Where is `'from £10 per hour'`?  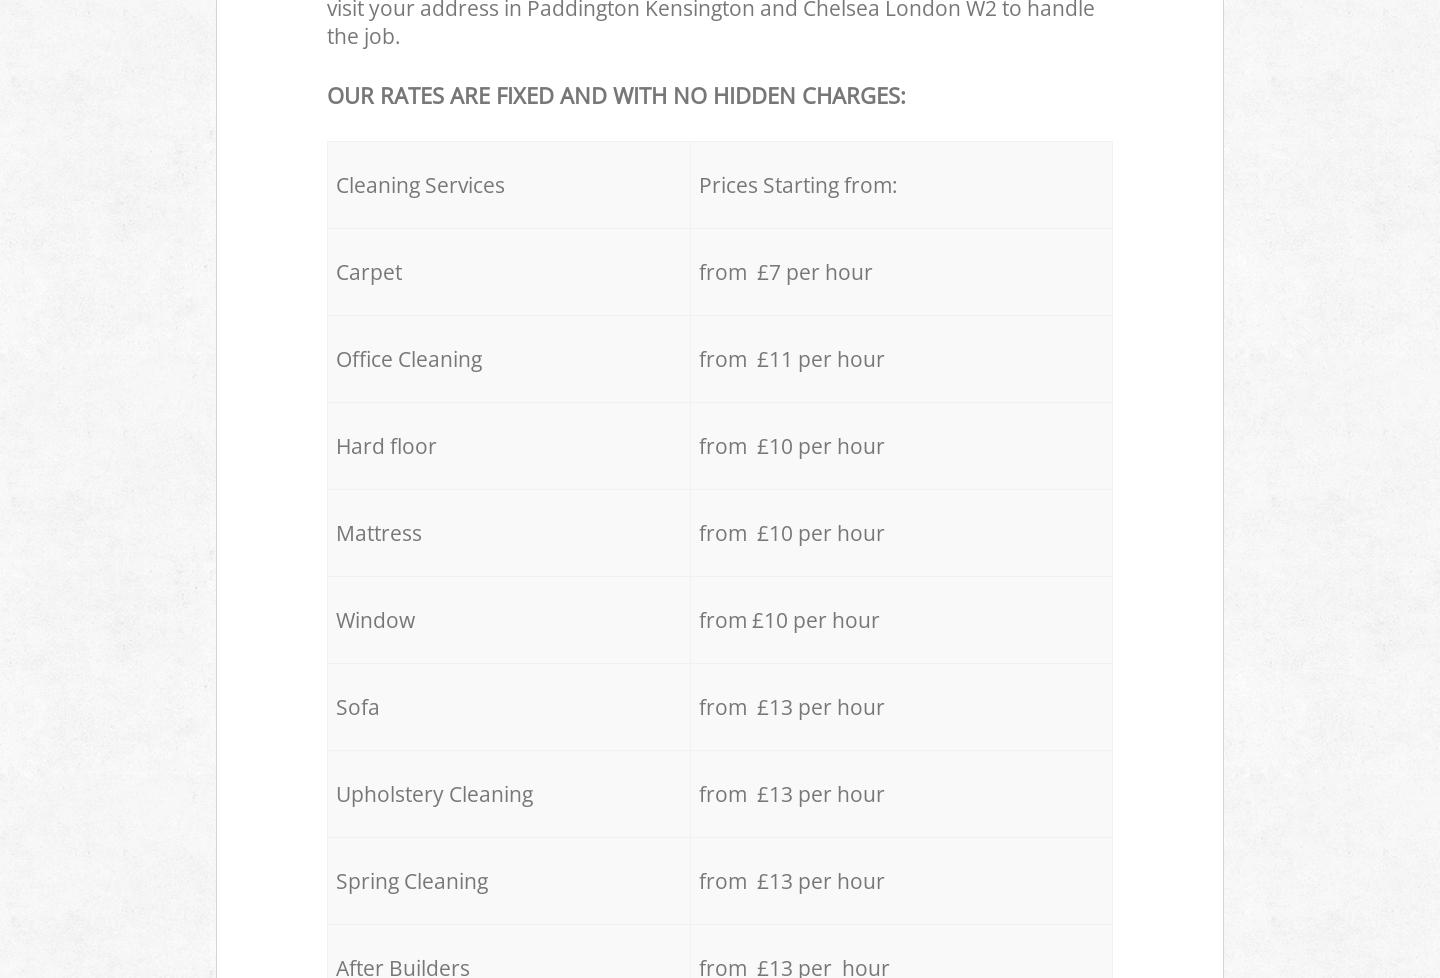 'from £10 per hour' is located at coordinates (789, 618).